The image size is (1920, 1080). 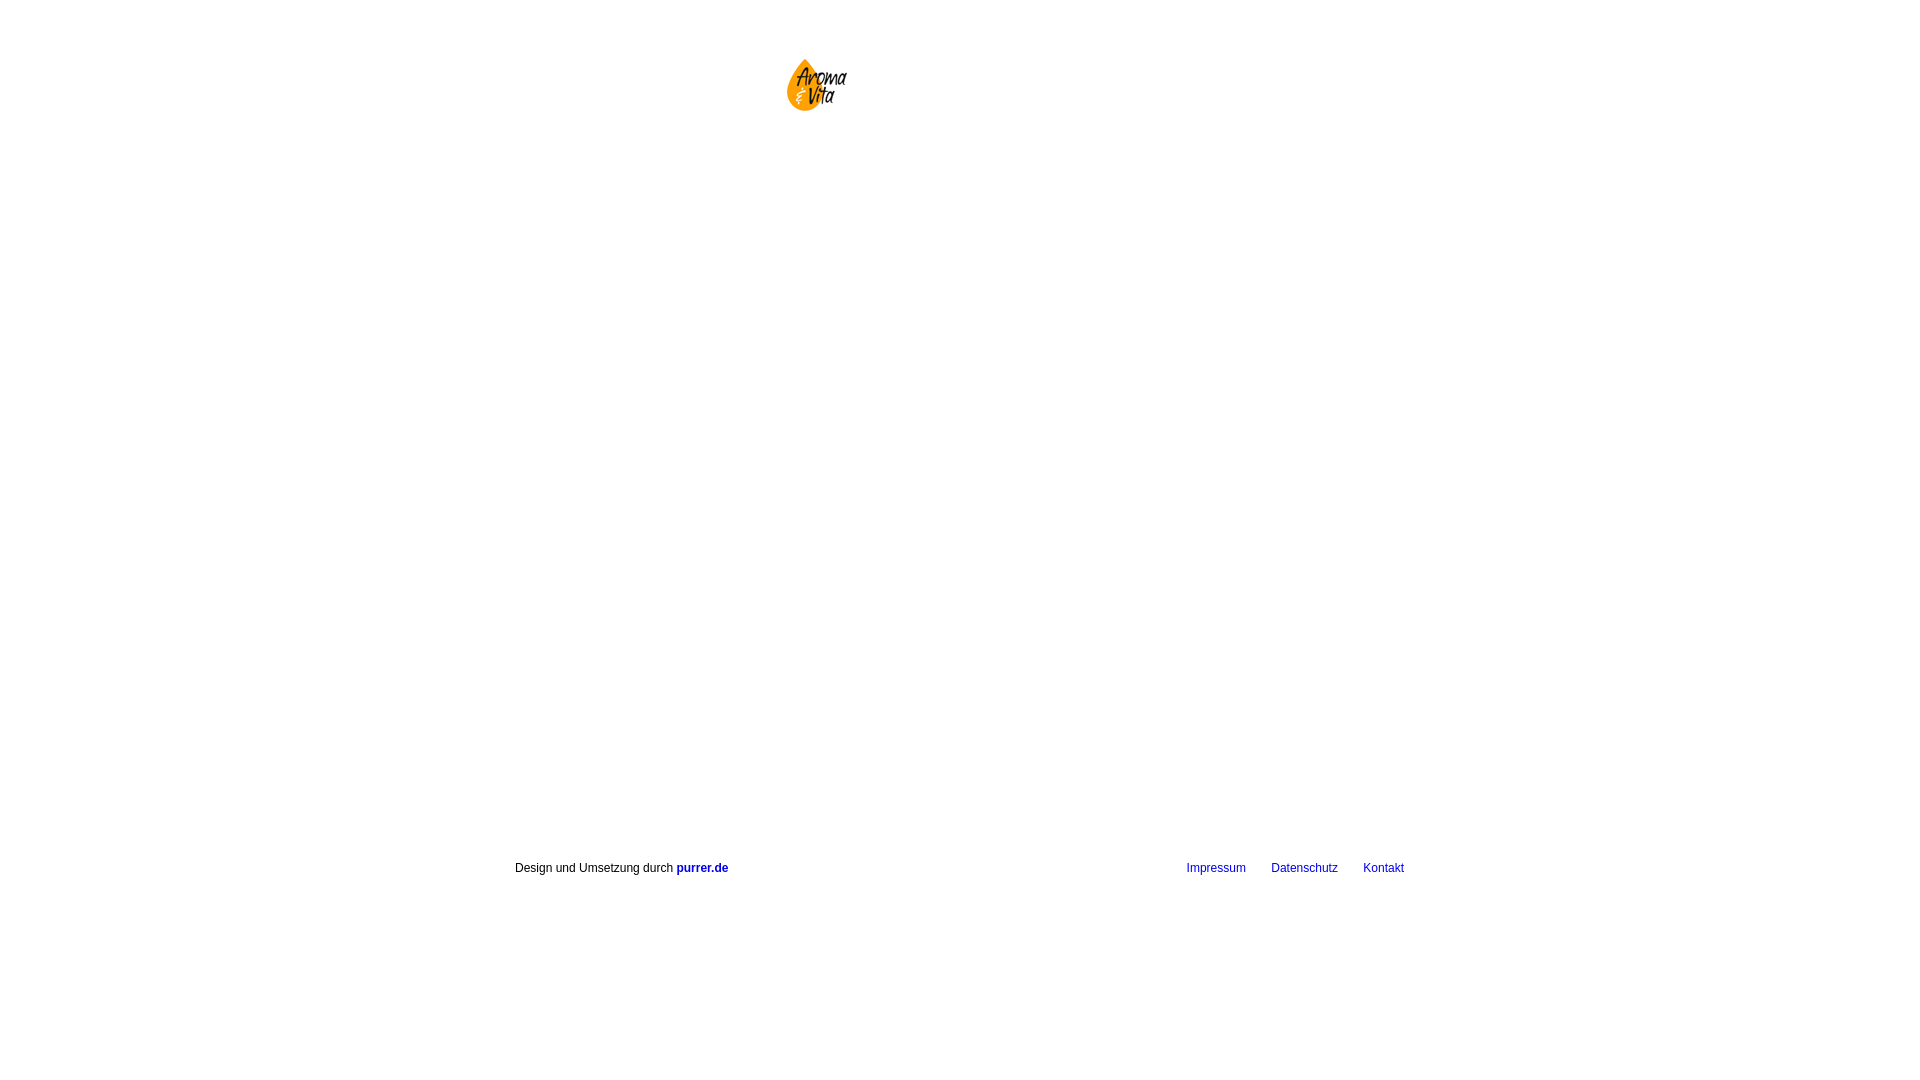 I want to click on 'purrer.de', so click(x=701, y=866).